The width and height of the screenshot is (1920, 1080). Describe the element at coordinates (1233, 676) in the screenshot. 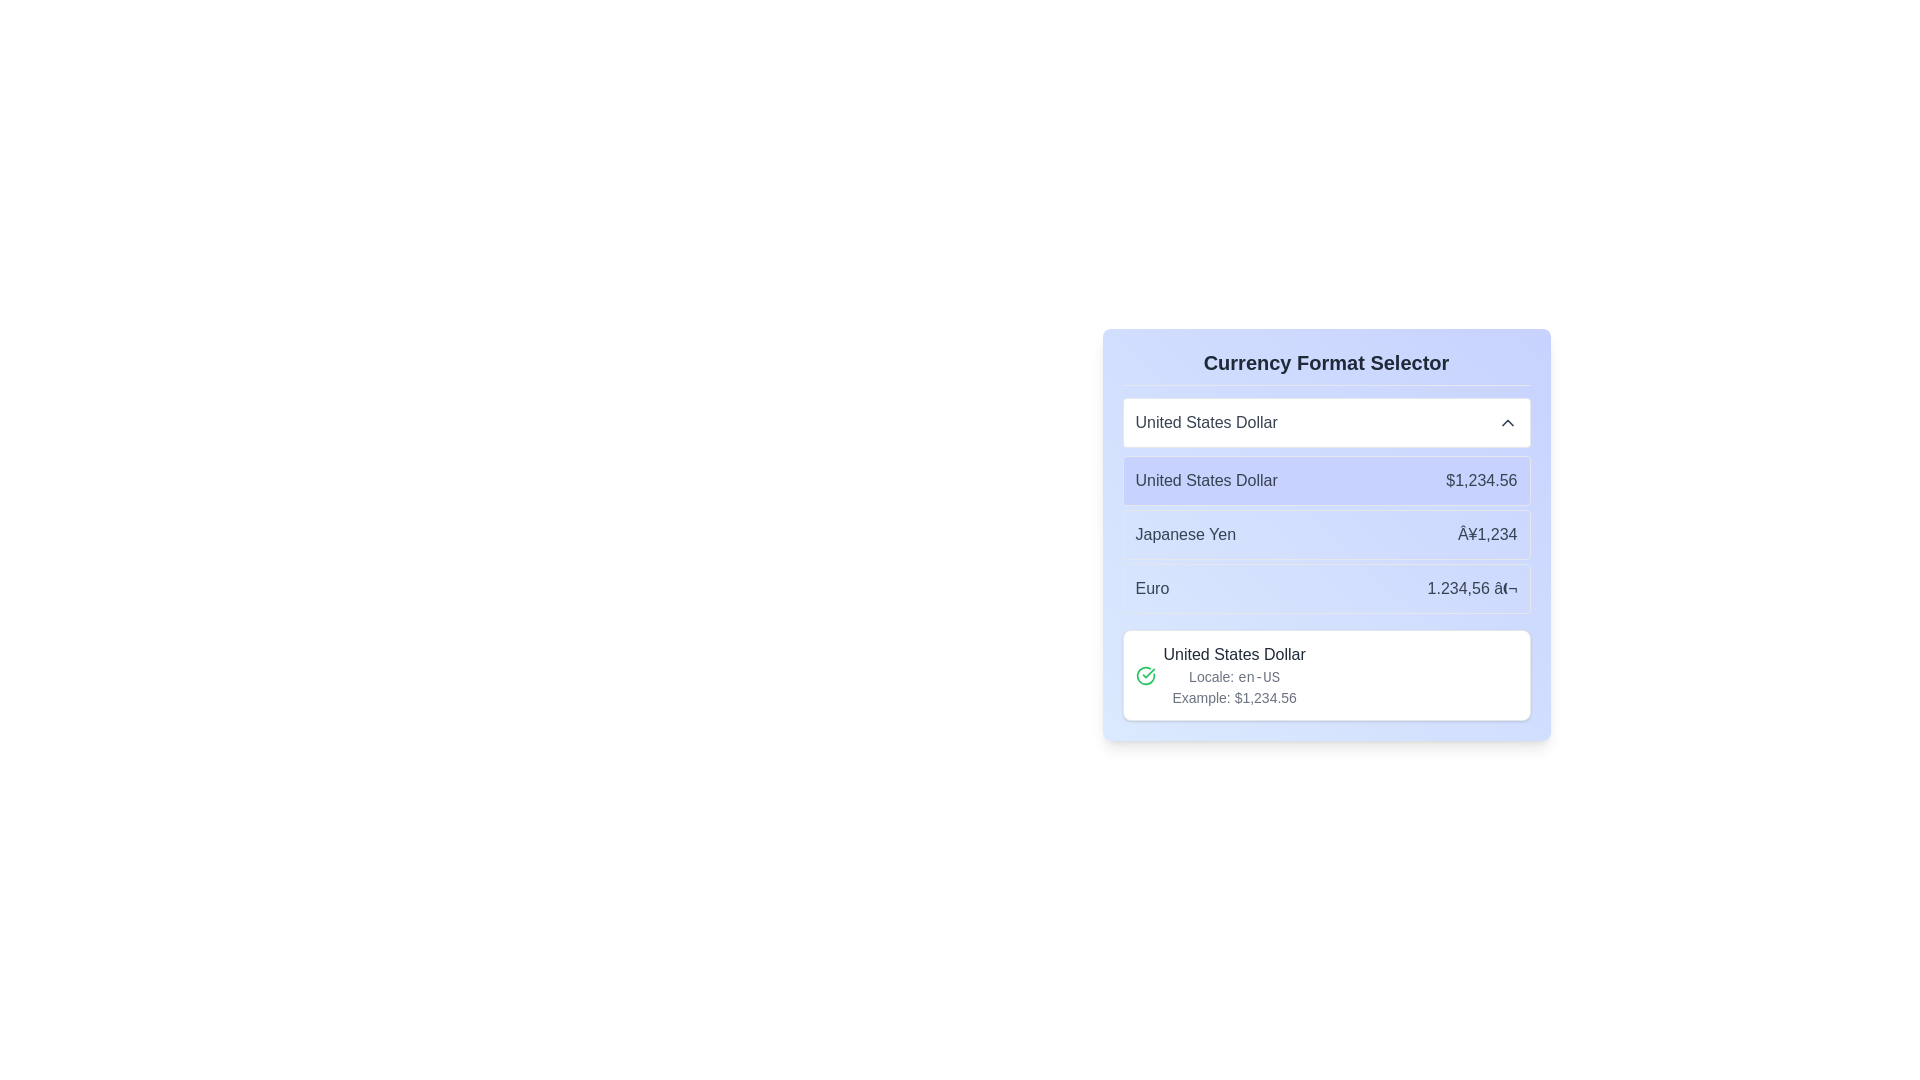

I see `the text label displaying 'Locale: en-US', which is styled in light gray and positioned below 'United States Dollar' and above 'Example: $1,234.56'` at that location.